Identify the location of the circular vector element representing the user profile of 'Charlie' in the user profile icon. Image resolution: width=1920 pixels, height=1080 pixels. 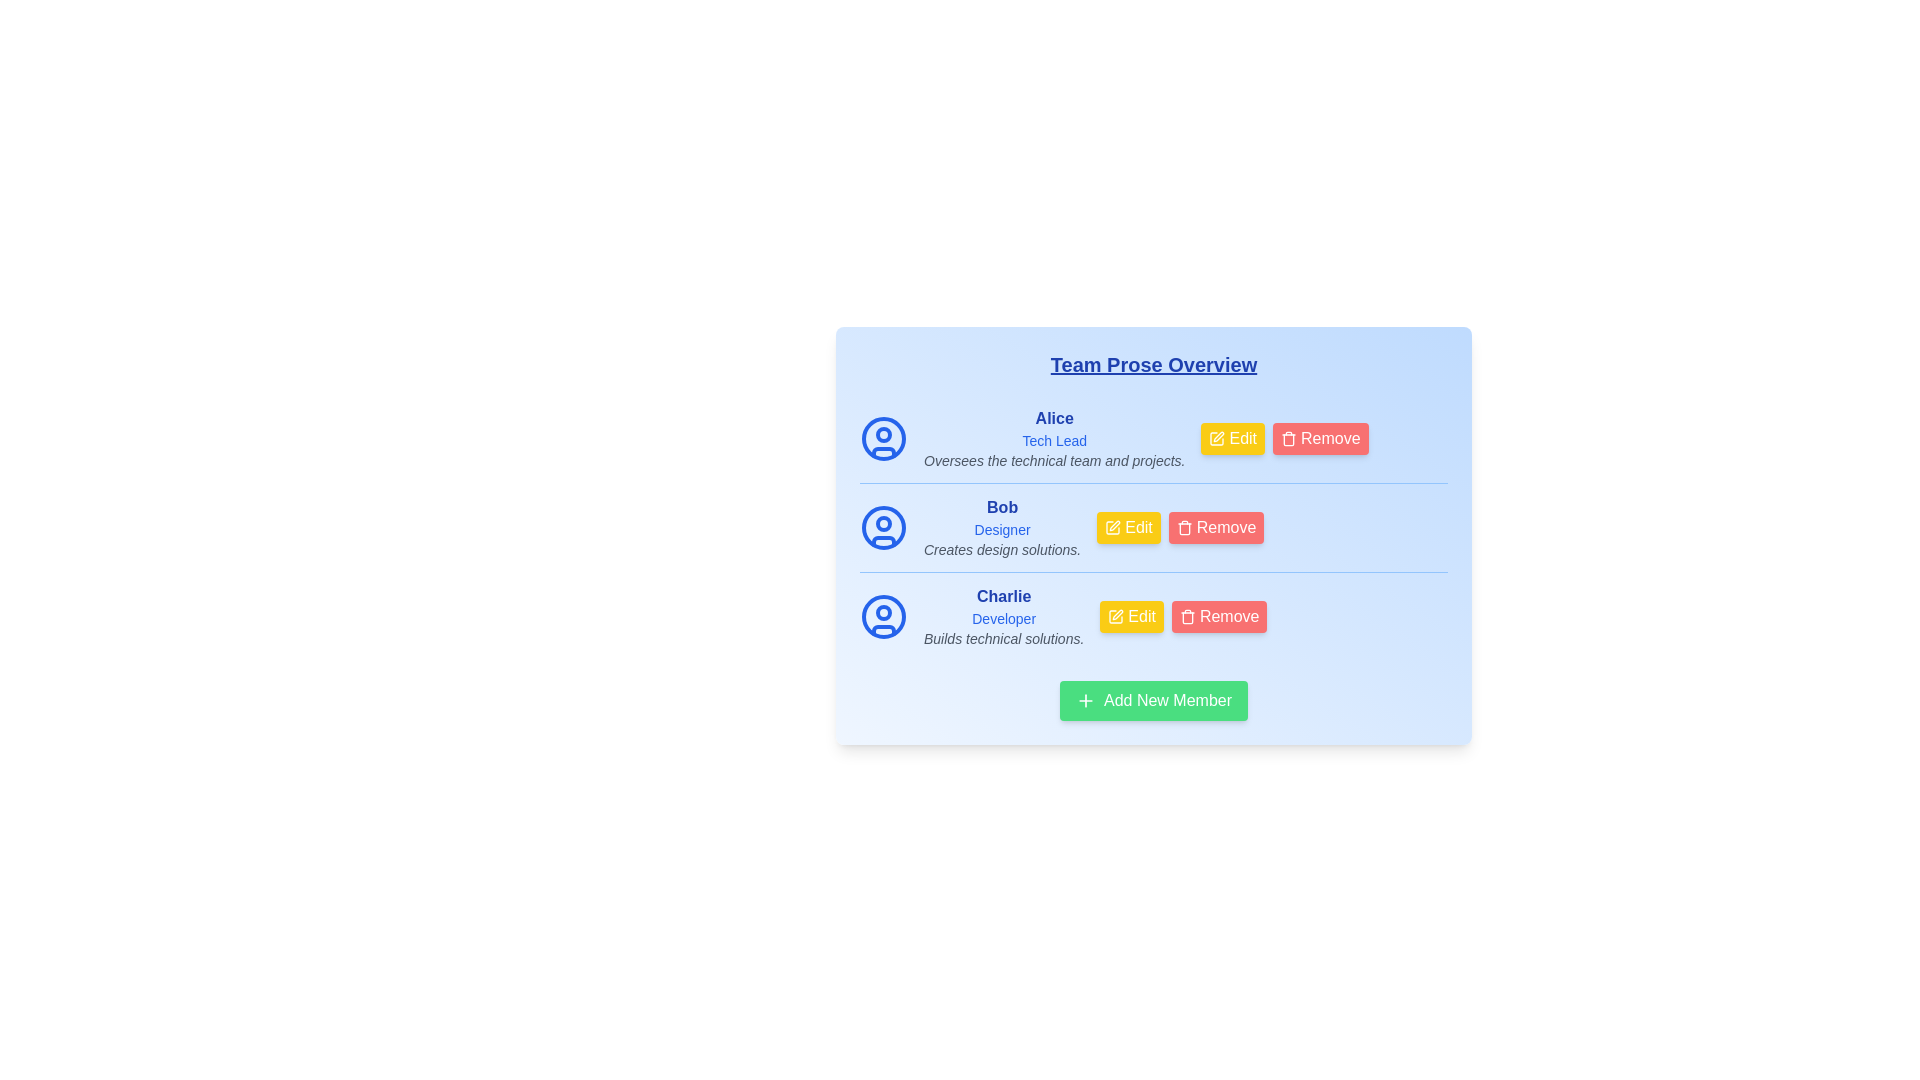
(882, 616).